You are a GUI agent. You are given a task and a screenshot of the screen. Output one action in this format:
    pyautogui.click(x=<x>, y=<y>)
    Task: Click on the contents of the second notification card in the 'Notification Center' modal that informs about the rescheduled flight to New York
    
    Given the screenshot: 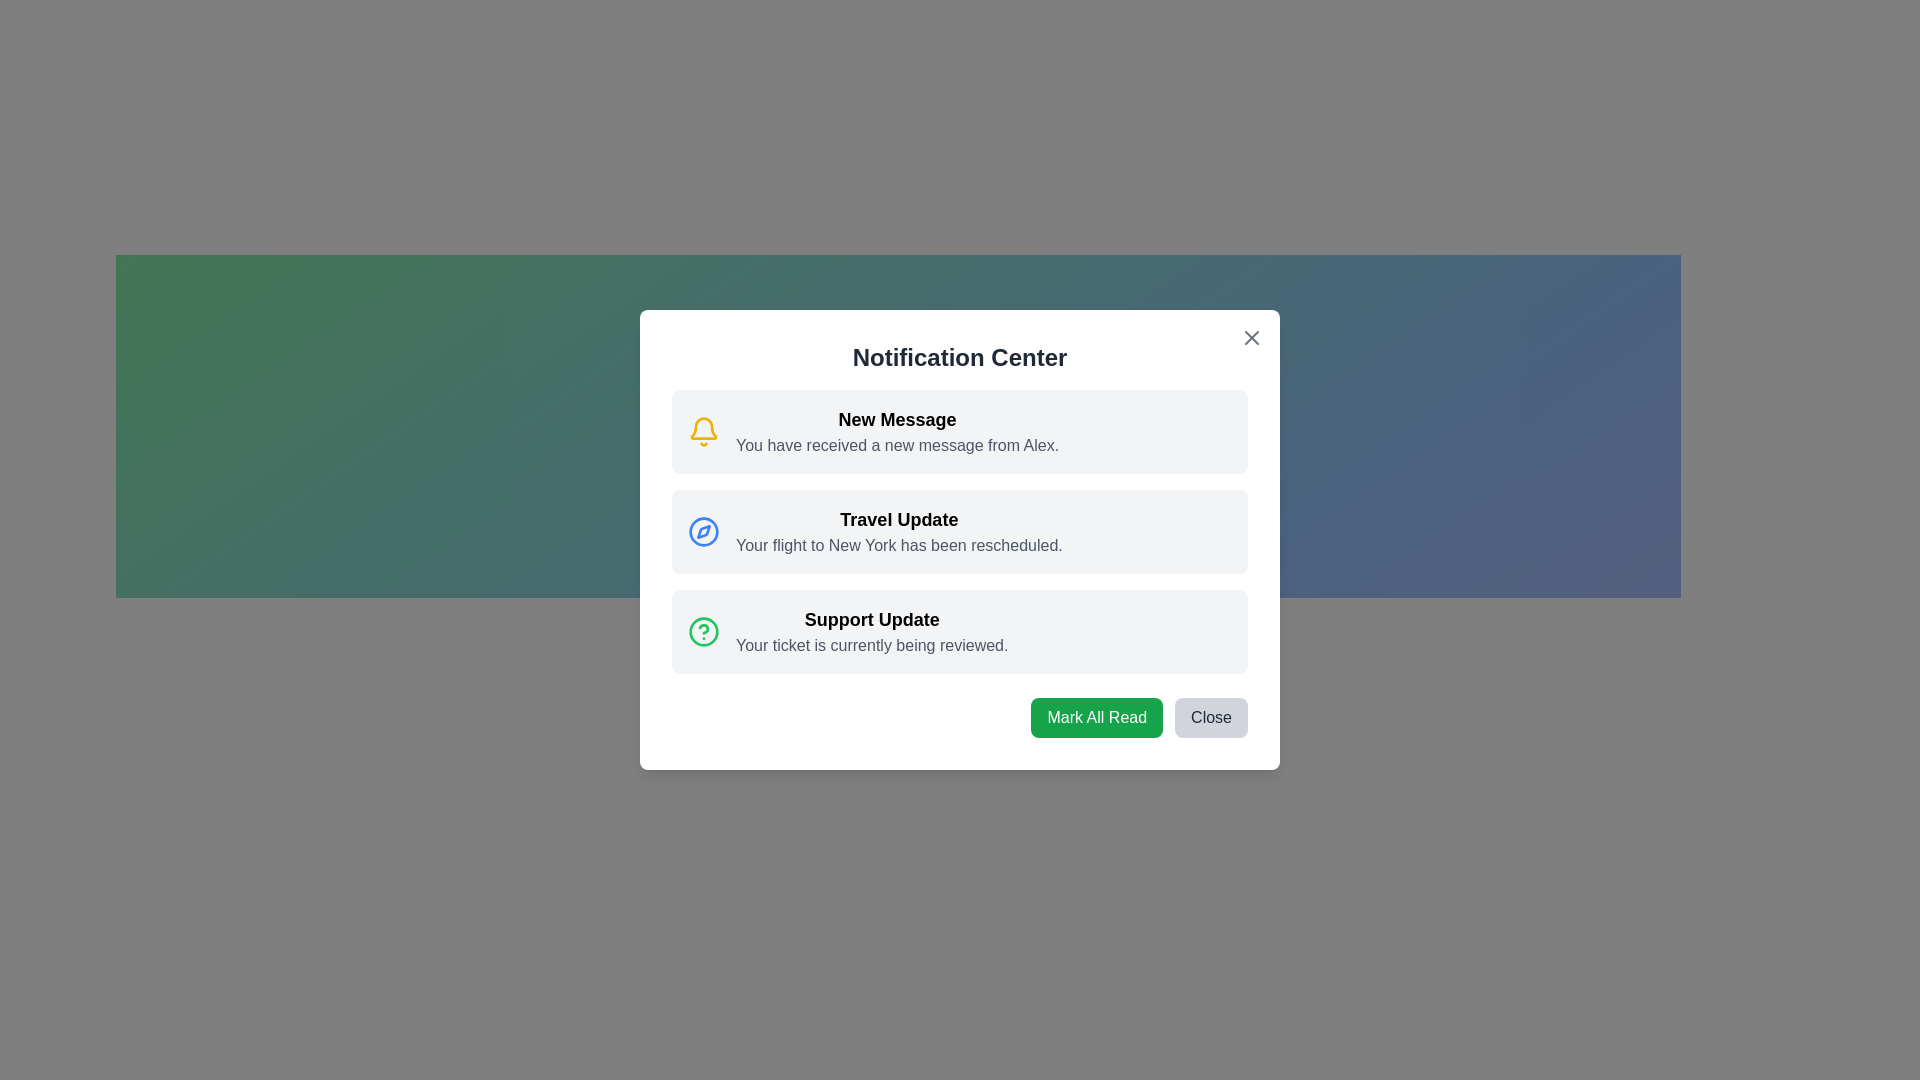 What is the action you would take?
    pyautogui.click(x=898, y=531)
    